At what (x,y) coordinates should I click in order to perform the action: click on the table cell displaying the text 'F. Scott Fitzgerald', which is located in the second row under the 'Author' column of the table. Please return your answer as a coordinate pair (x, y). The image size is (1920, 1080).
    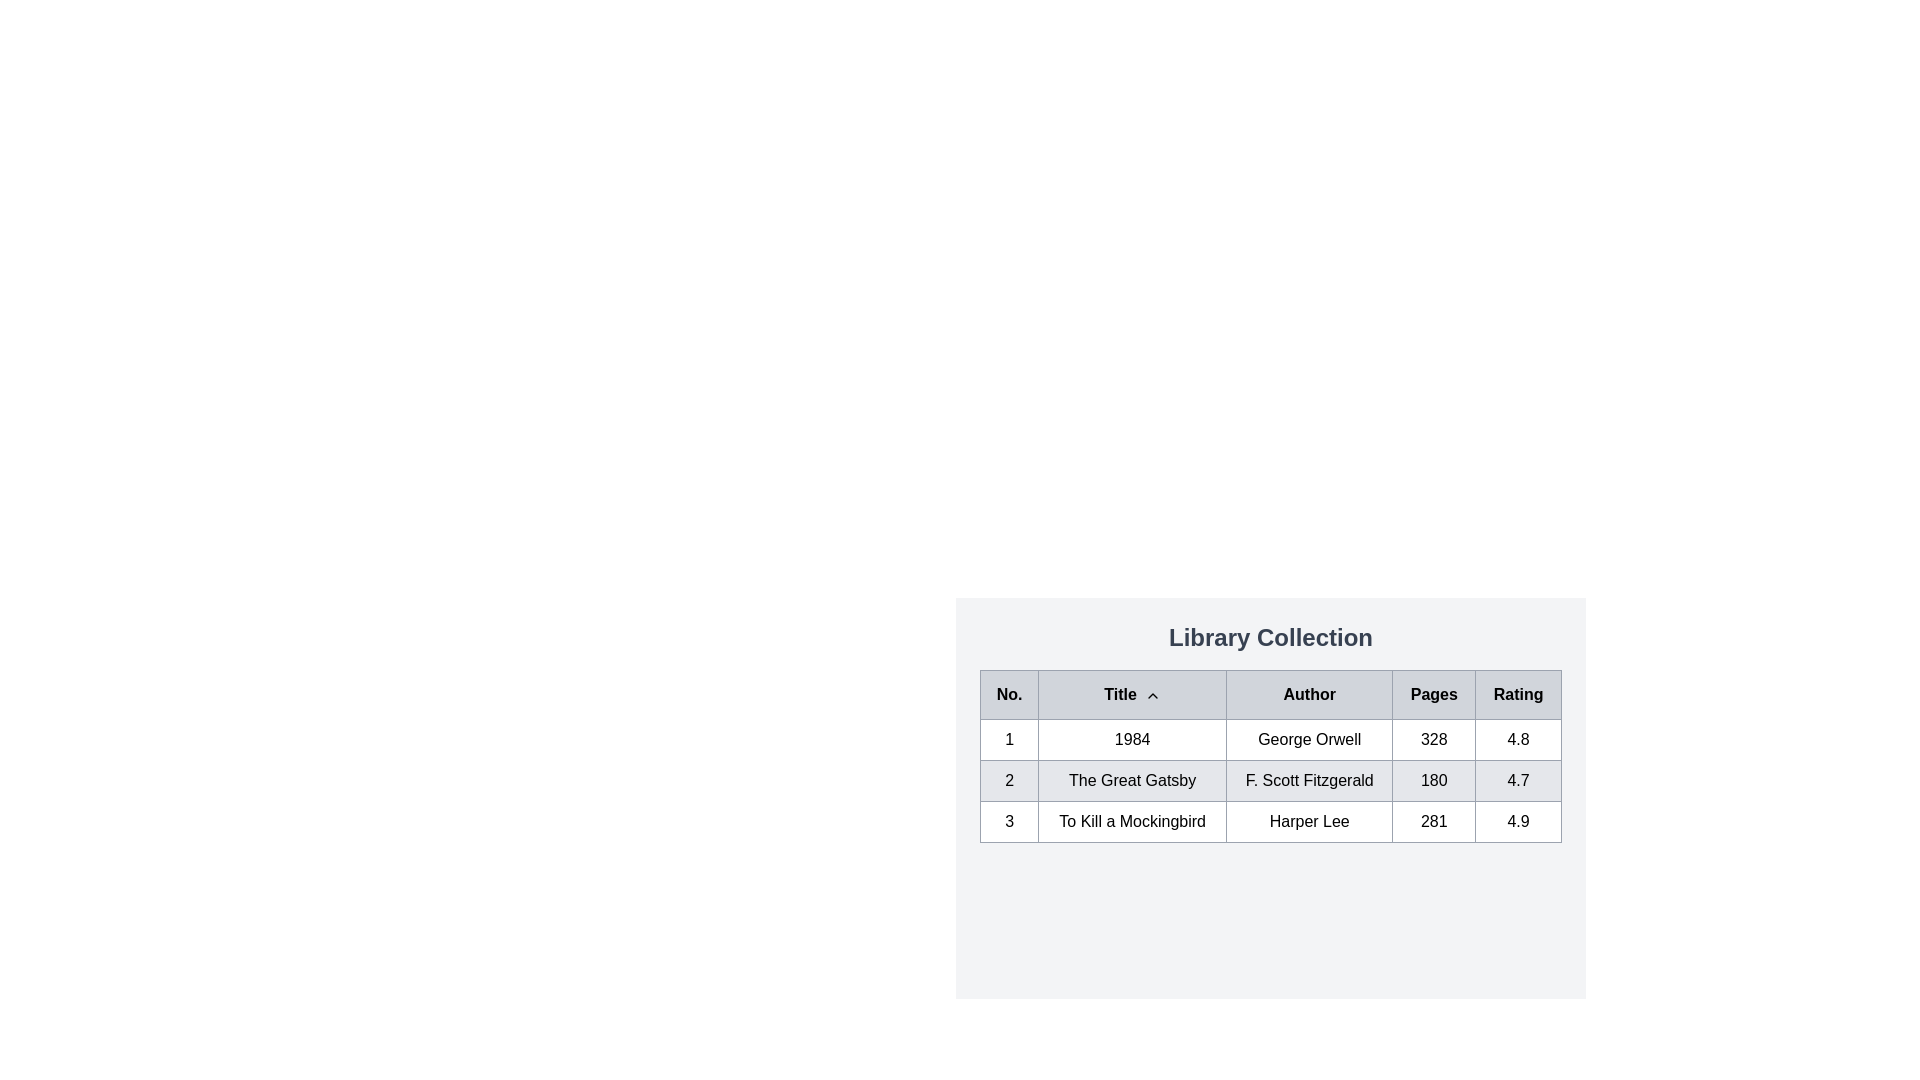
    Looking at the image, I should click on (1309, 779).